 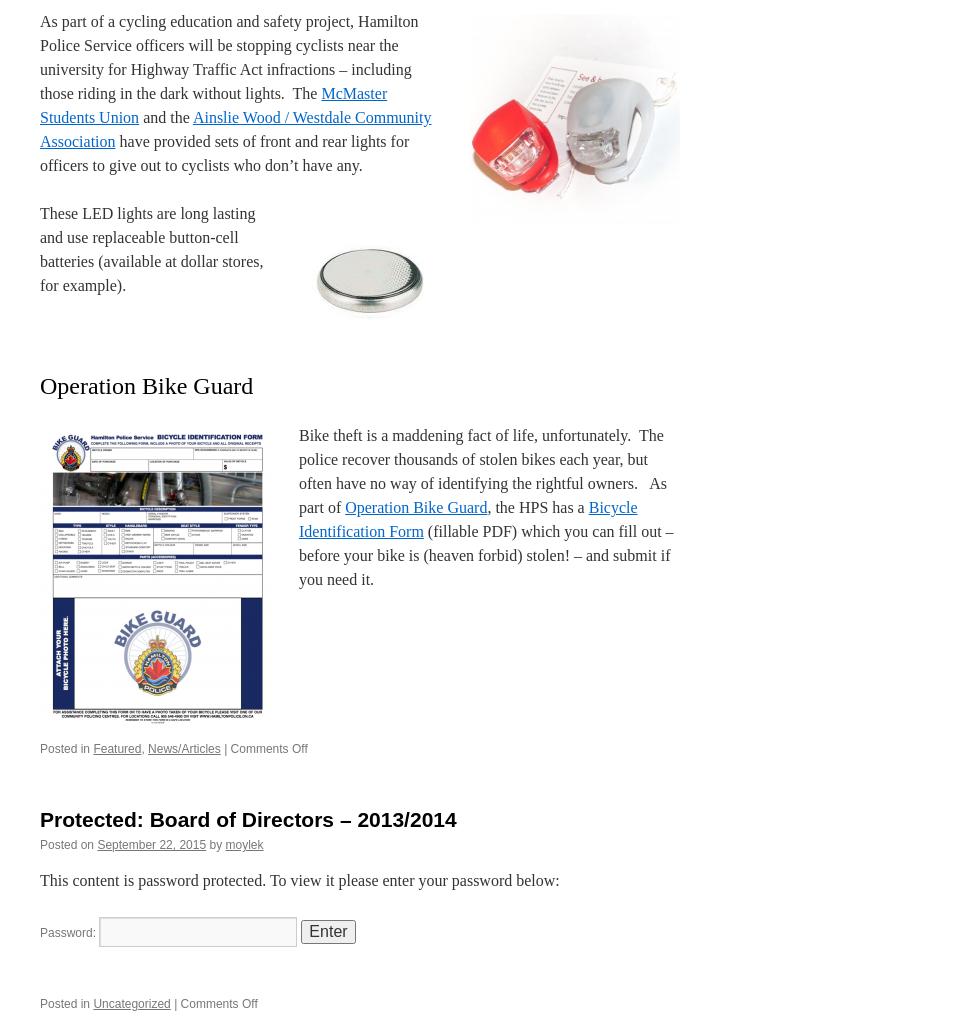 What do you see at coordinates (229, 56) in the screenshot?
I see `'As part of a cycling education and safety project, Hamilton Police Service officers will be stopping cyclists near the university for Highway Traffic Act infractions – including those riding in the dark without lights.  The'` at bounding box center [229, 56].